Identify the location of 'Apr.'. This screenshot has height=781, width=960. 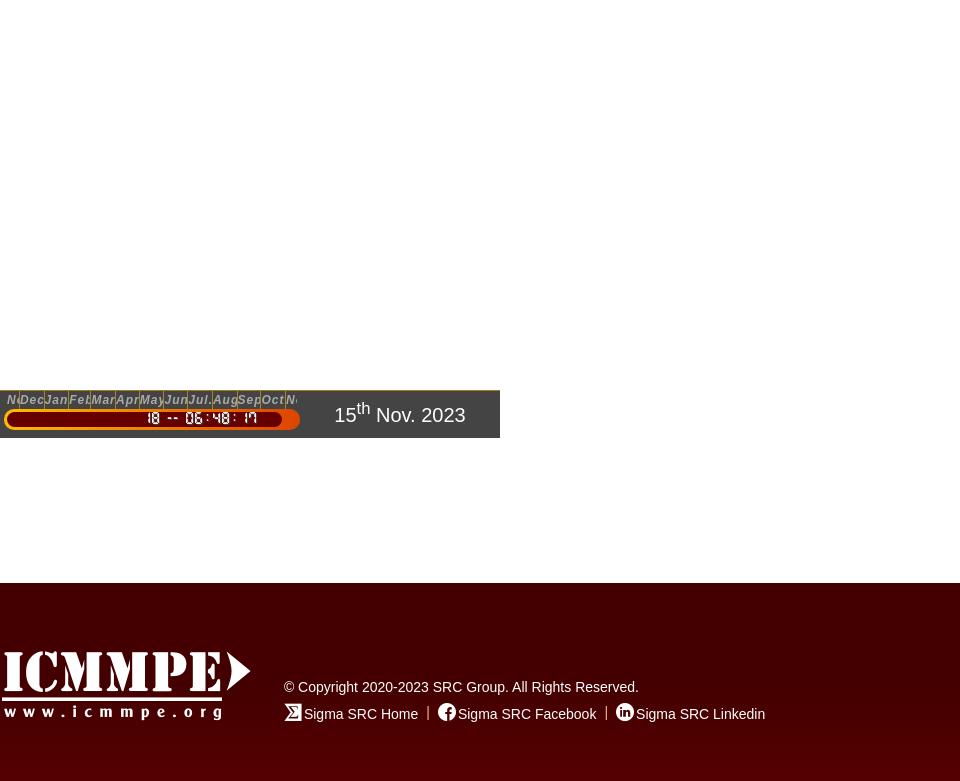
(128, 399).